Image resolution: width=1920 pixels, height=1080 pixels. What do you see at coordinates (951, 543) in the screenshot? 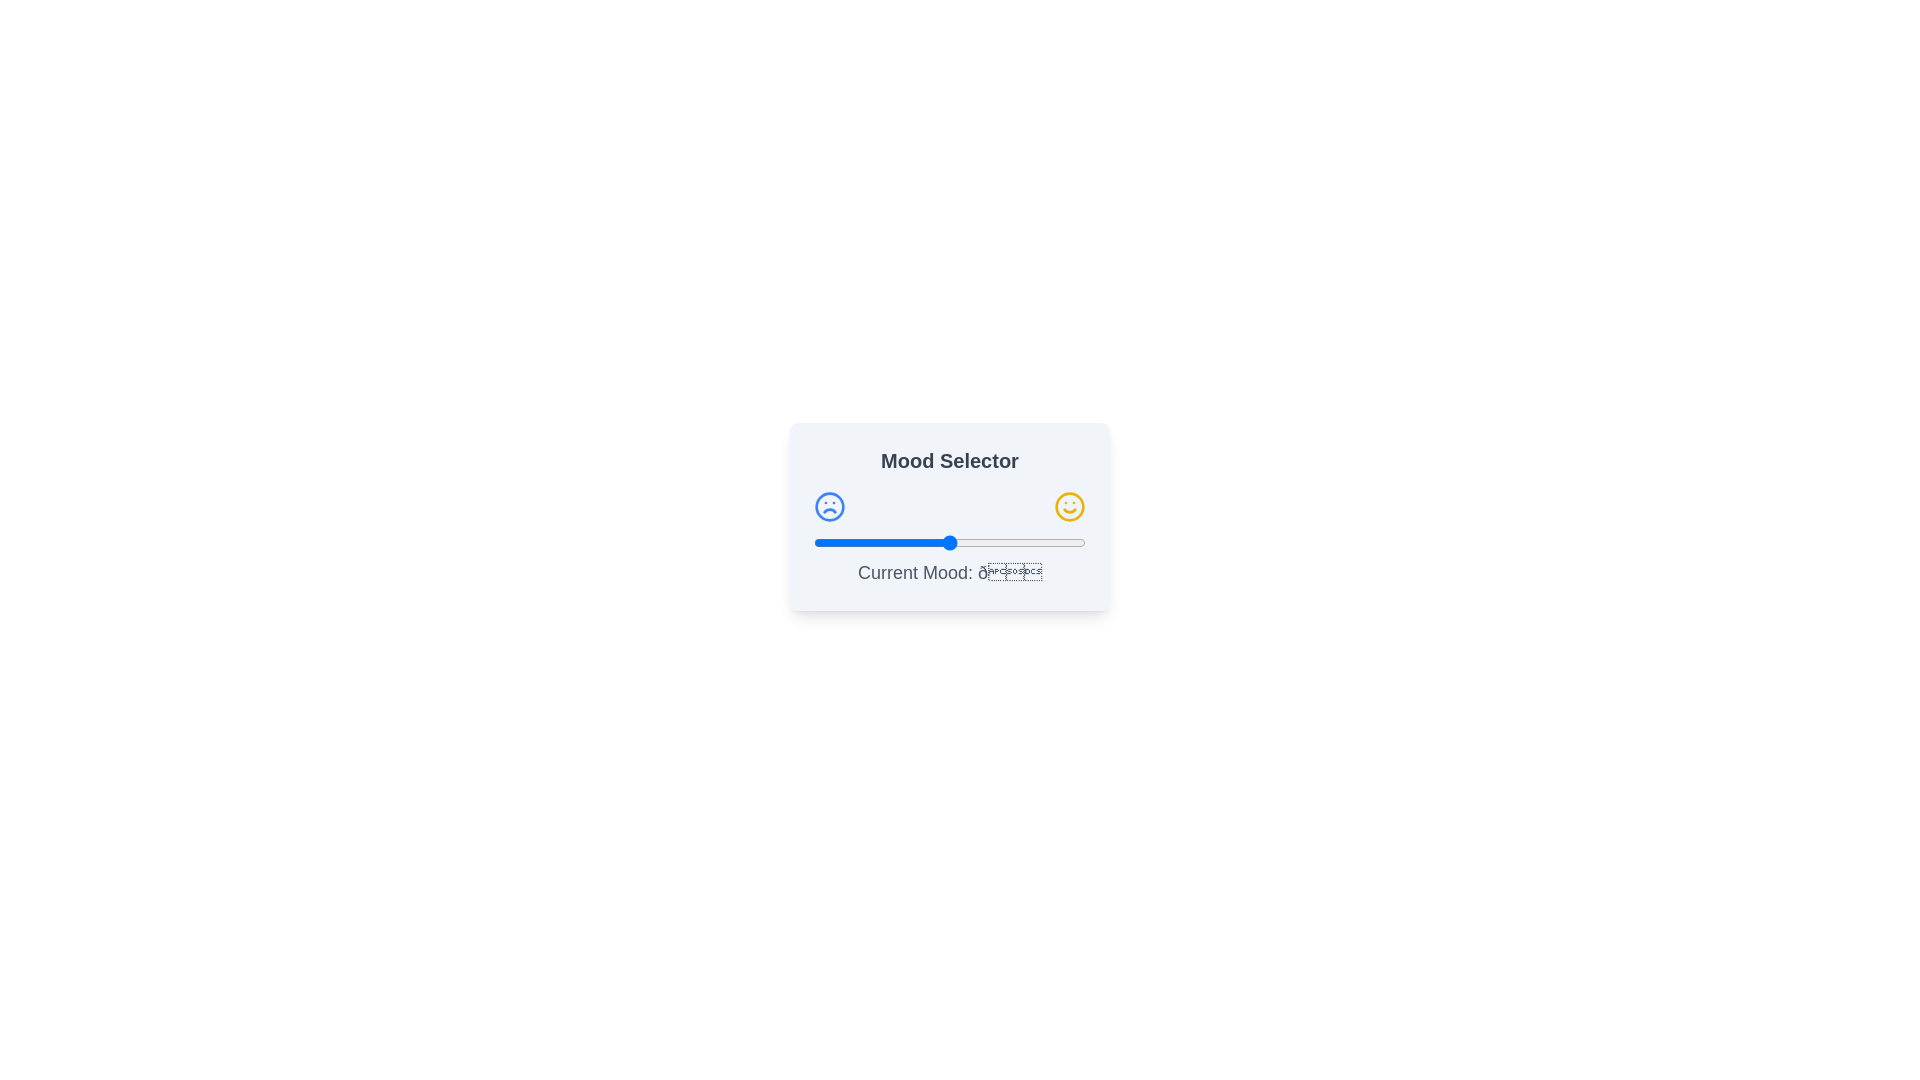
I see `the slider to set the mood value to 51` at bounding box center [951, 543].